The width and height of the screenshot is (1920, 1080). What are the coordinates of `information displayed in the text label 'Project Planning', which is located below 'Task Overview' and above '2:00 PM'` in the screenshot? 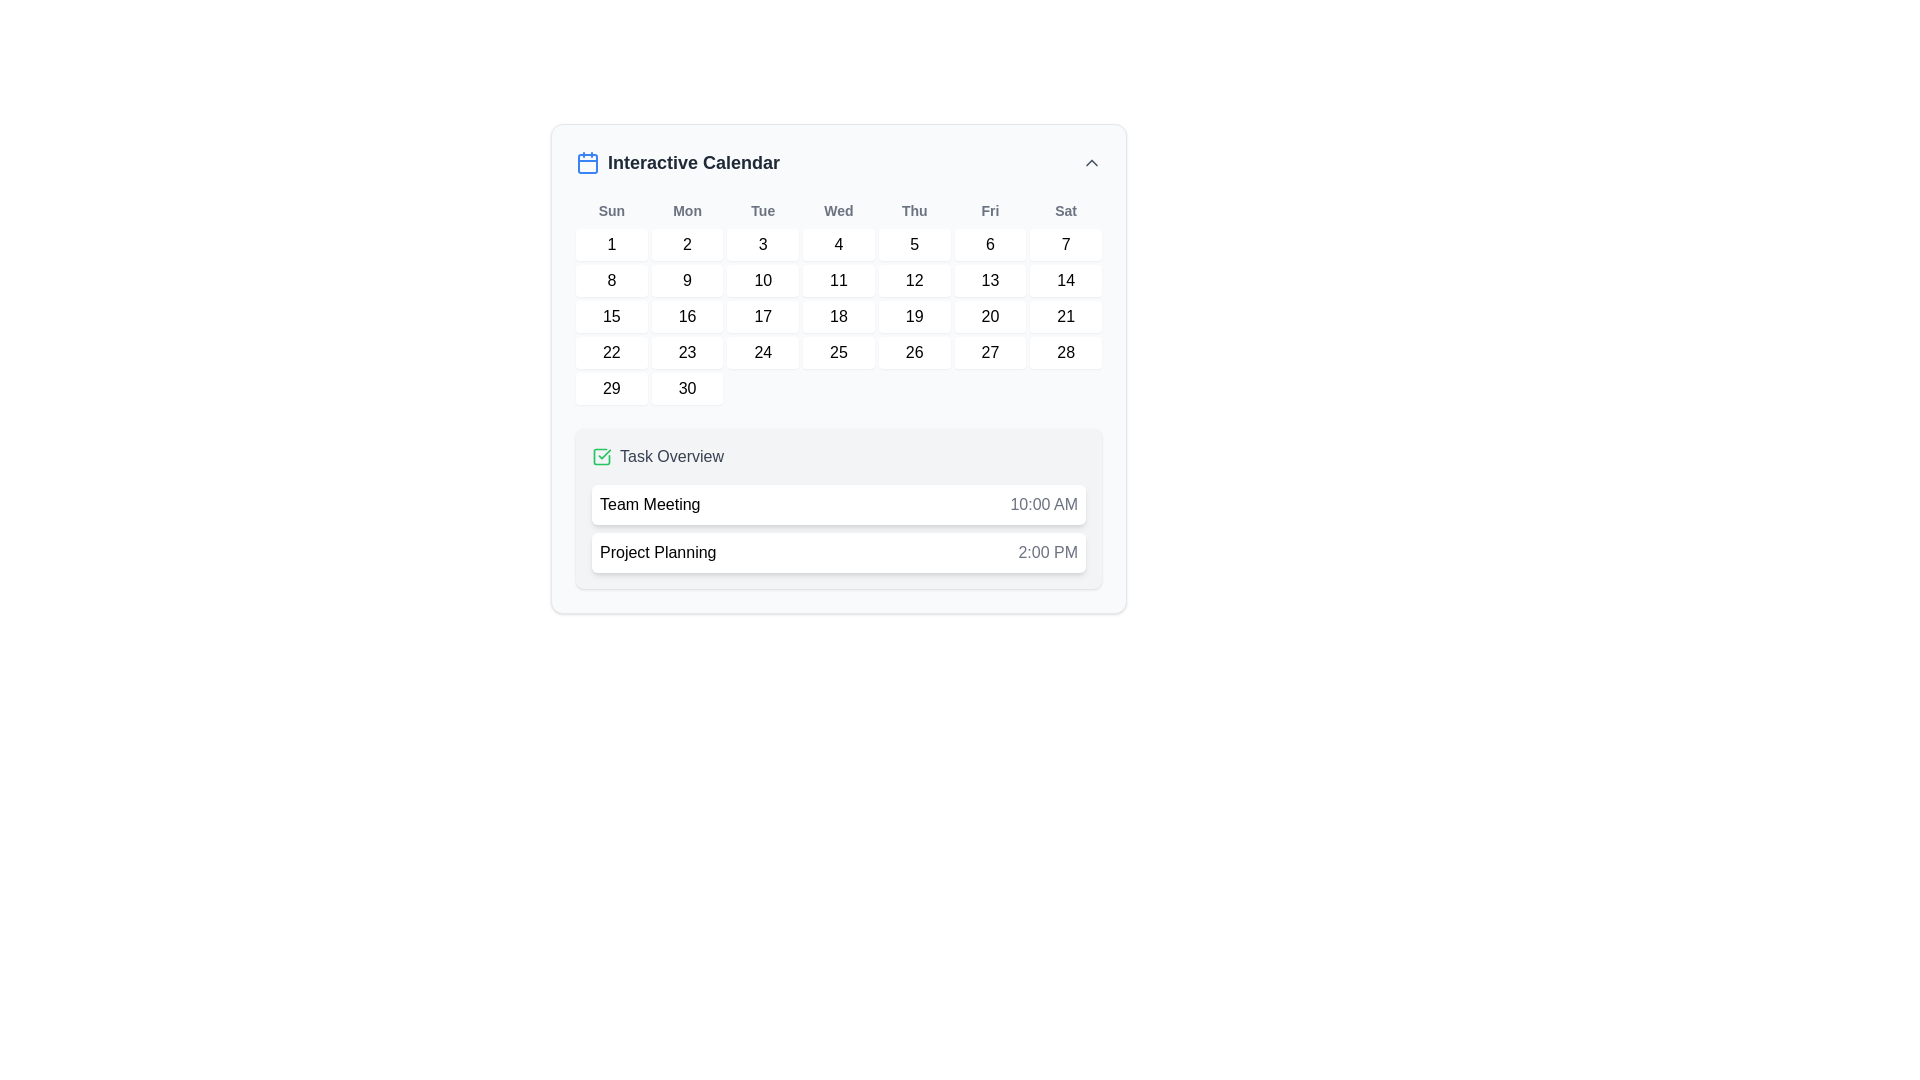 It's located at (658, 552).